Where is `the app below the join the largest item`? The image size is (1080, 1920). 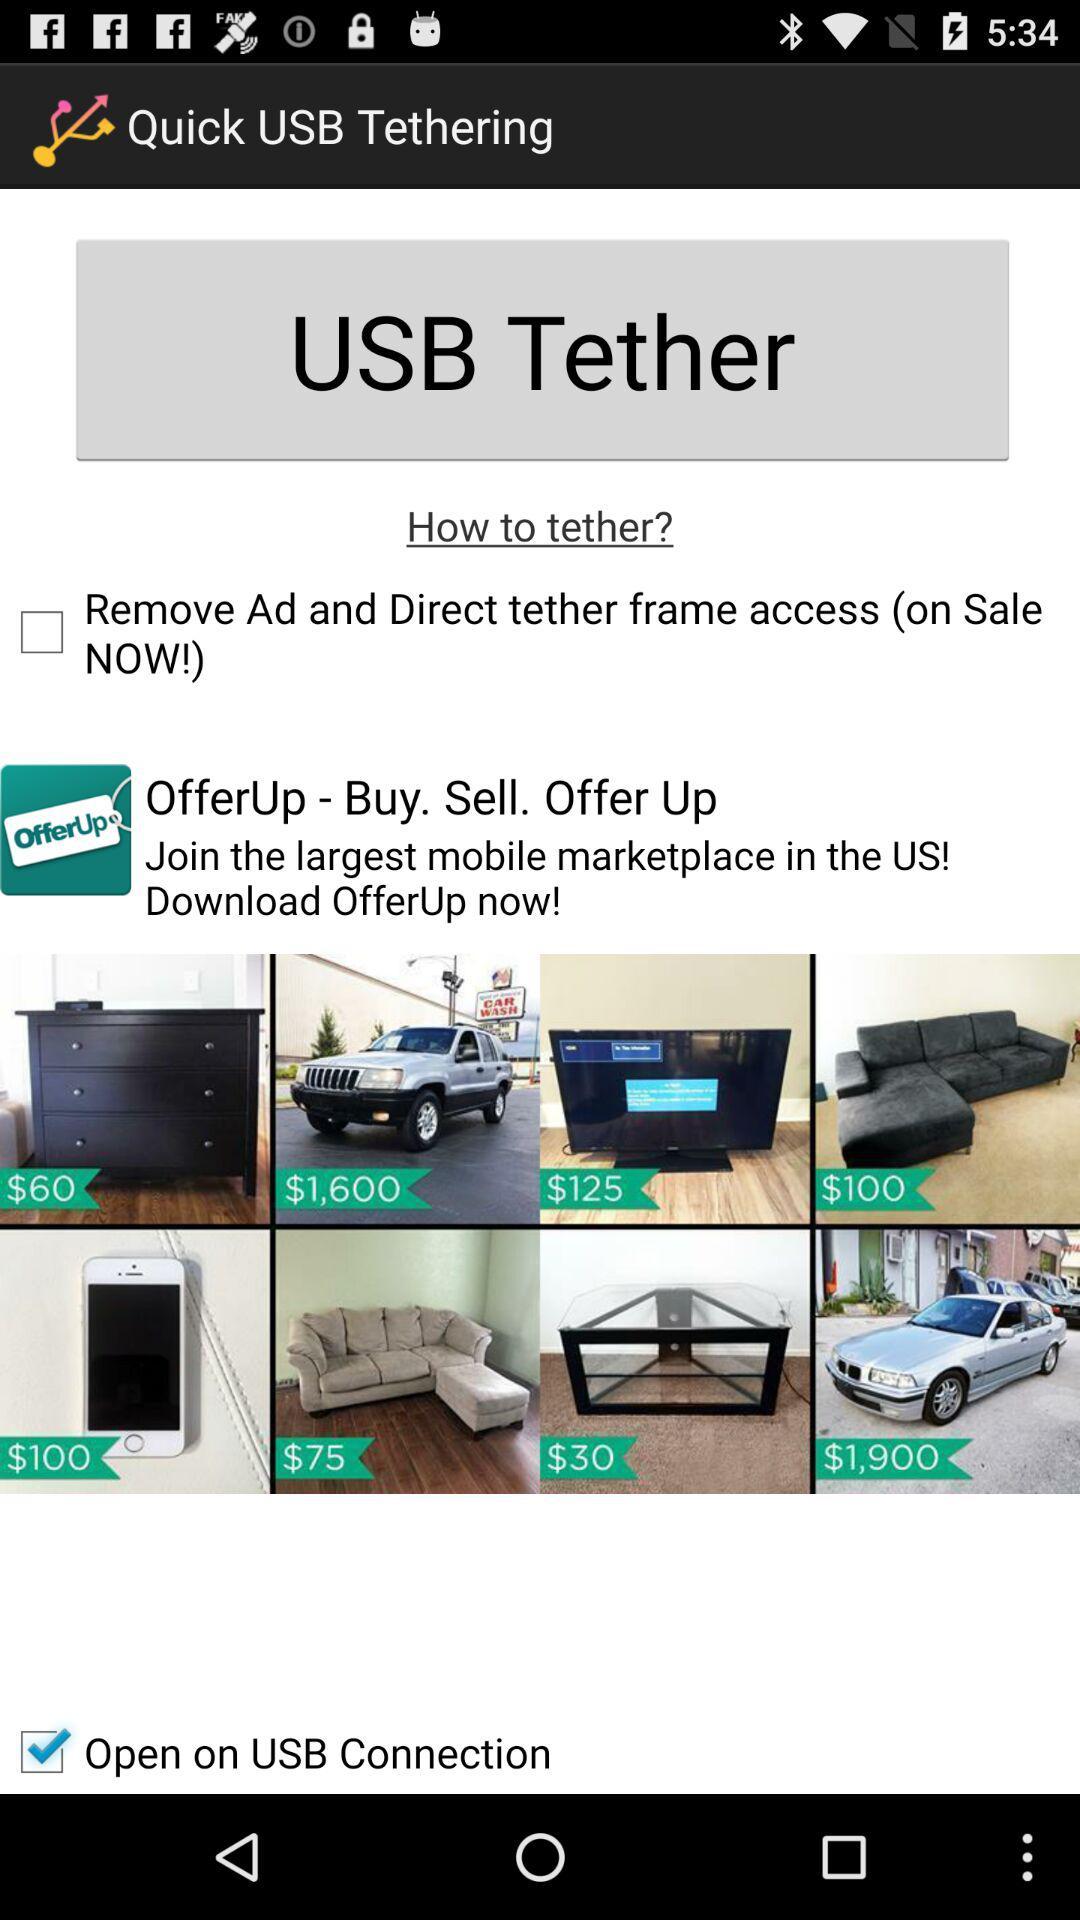 the app below the join the largest item is located at coordinates (540, 1223).